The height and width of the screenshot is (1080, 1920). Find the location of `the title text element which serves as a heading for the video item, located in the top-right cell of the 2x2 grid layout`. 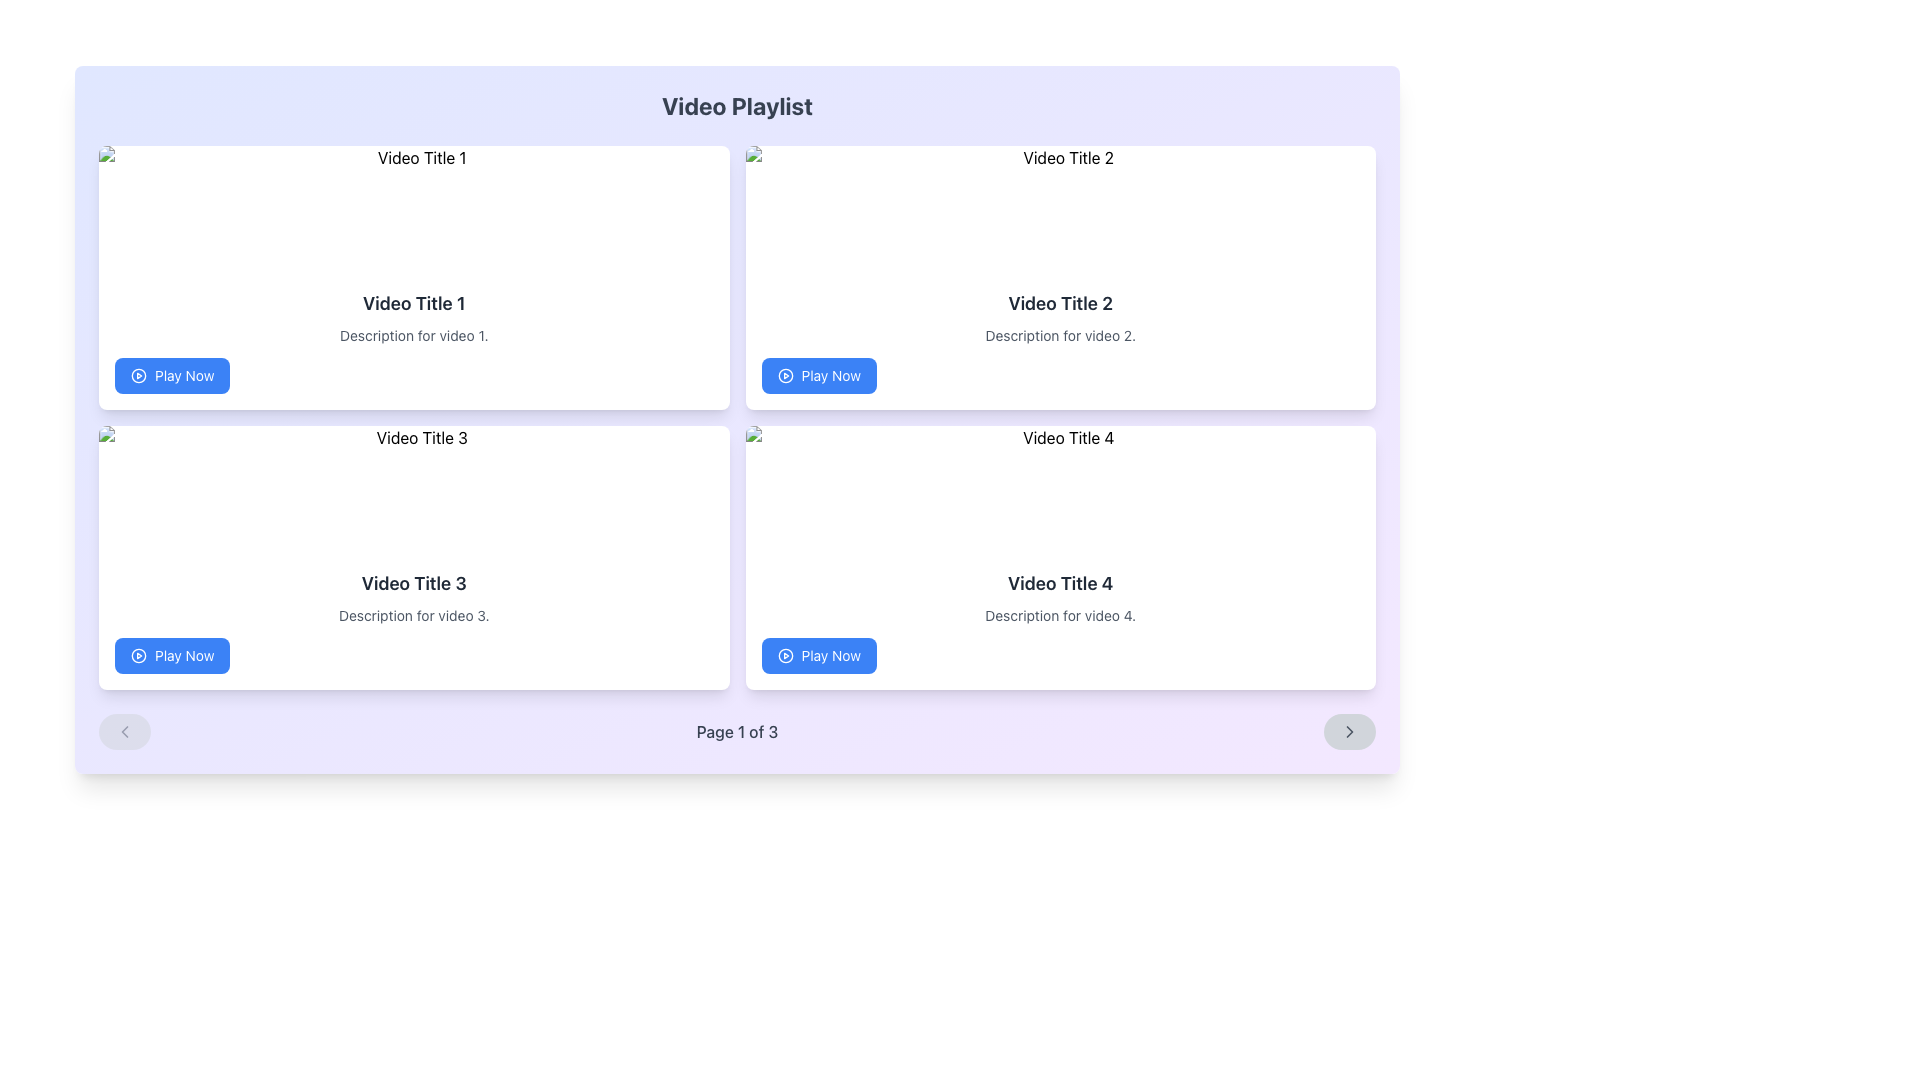

the title text element which serves as a heading for the video item, located in the top-right cell of the 2x2 grid layout is located at coordinates (1059, 304).